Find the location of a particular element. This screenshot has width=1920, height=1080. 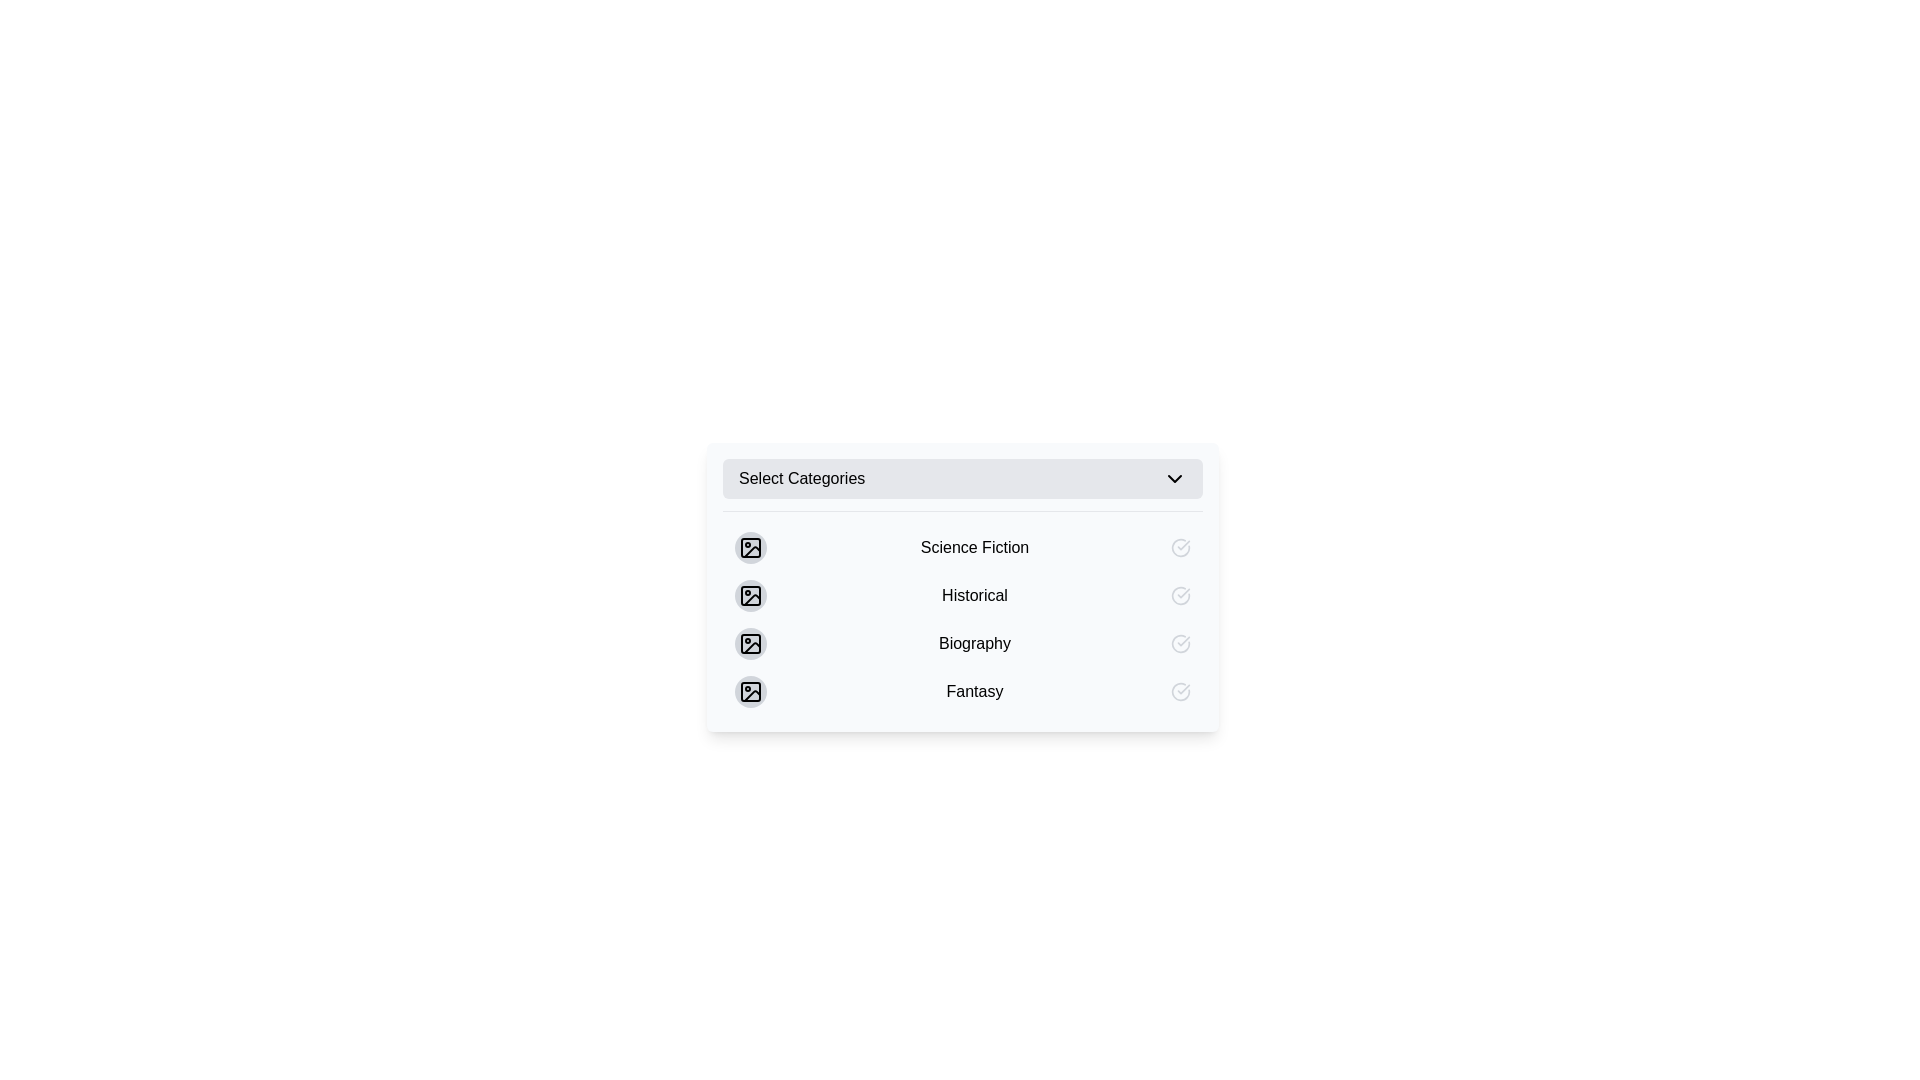

the circular button with a gray background and an image icon is located at coordinates (749, 644).